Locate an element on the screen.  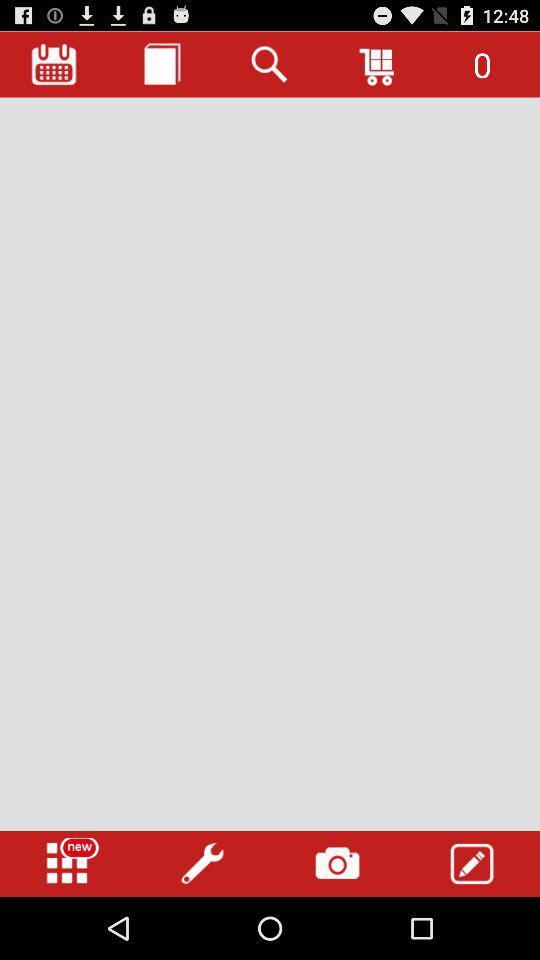
tools options is located at coordinates (202, 863).